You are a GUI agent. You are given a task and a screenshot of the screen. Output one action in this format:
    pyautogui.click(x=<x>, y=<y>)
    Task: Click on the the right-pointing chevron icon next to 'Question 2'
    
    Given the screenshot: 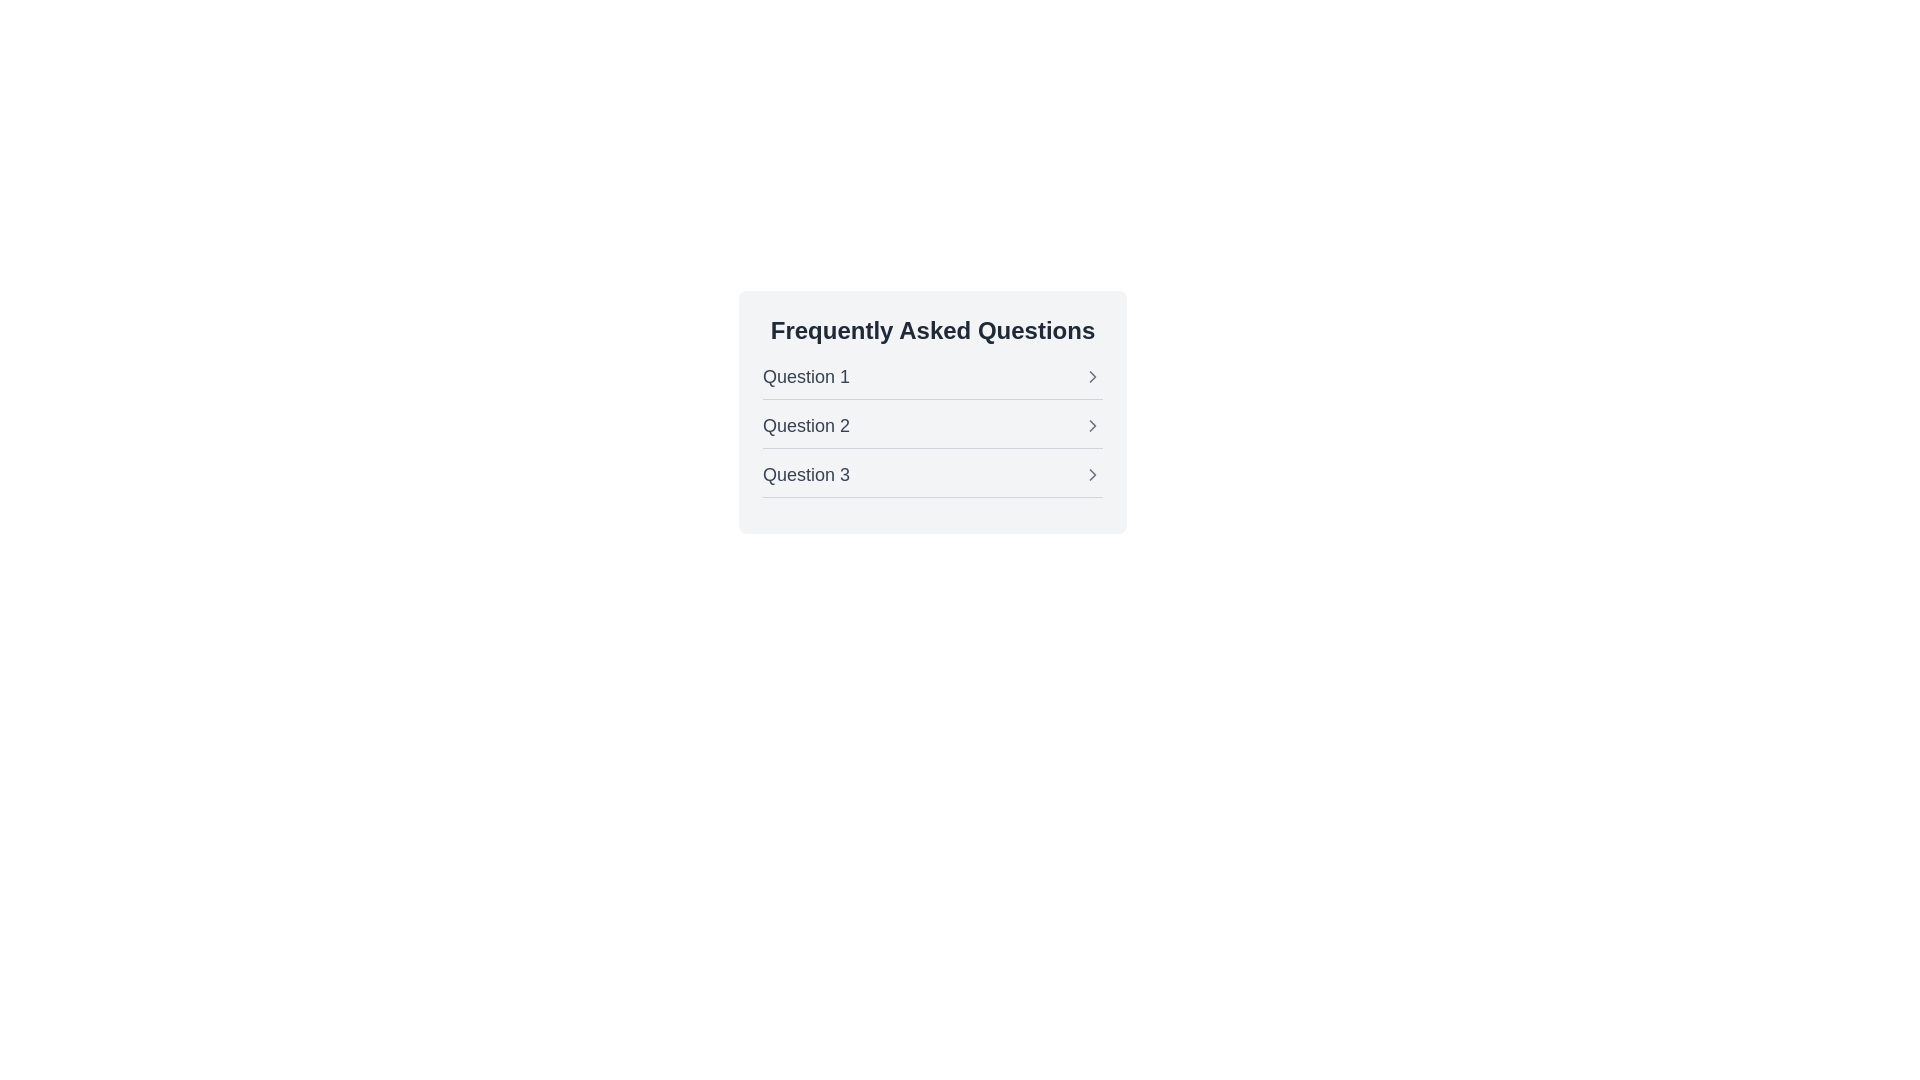 What is the action you would take?
    pyautogui.click(x=1092, y=424)
    